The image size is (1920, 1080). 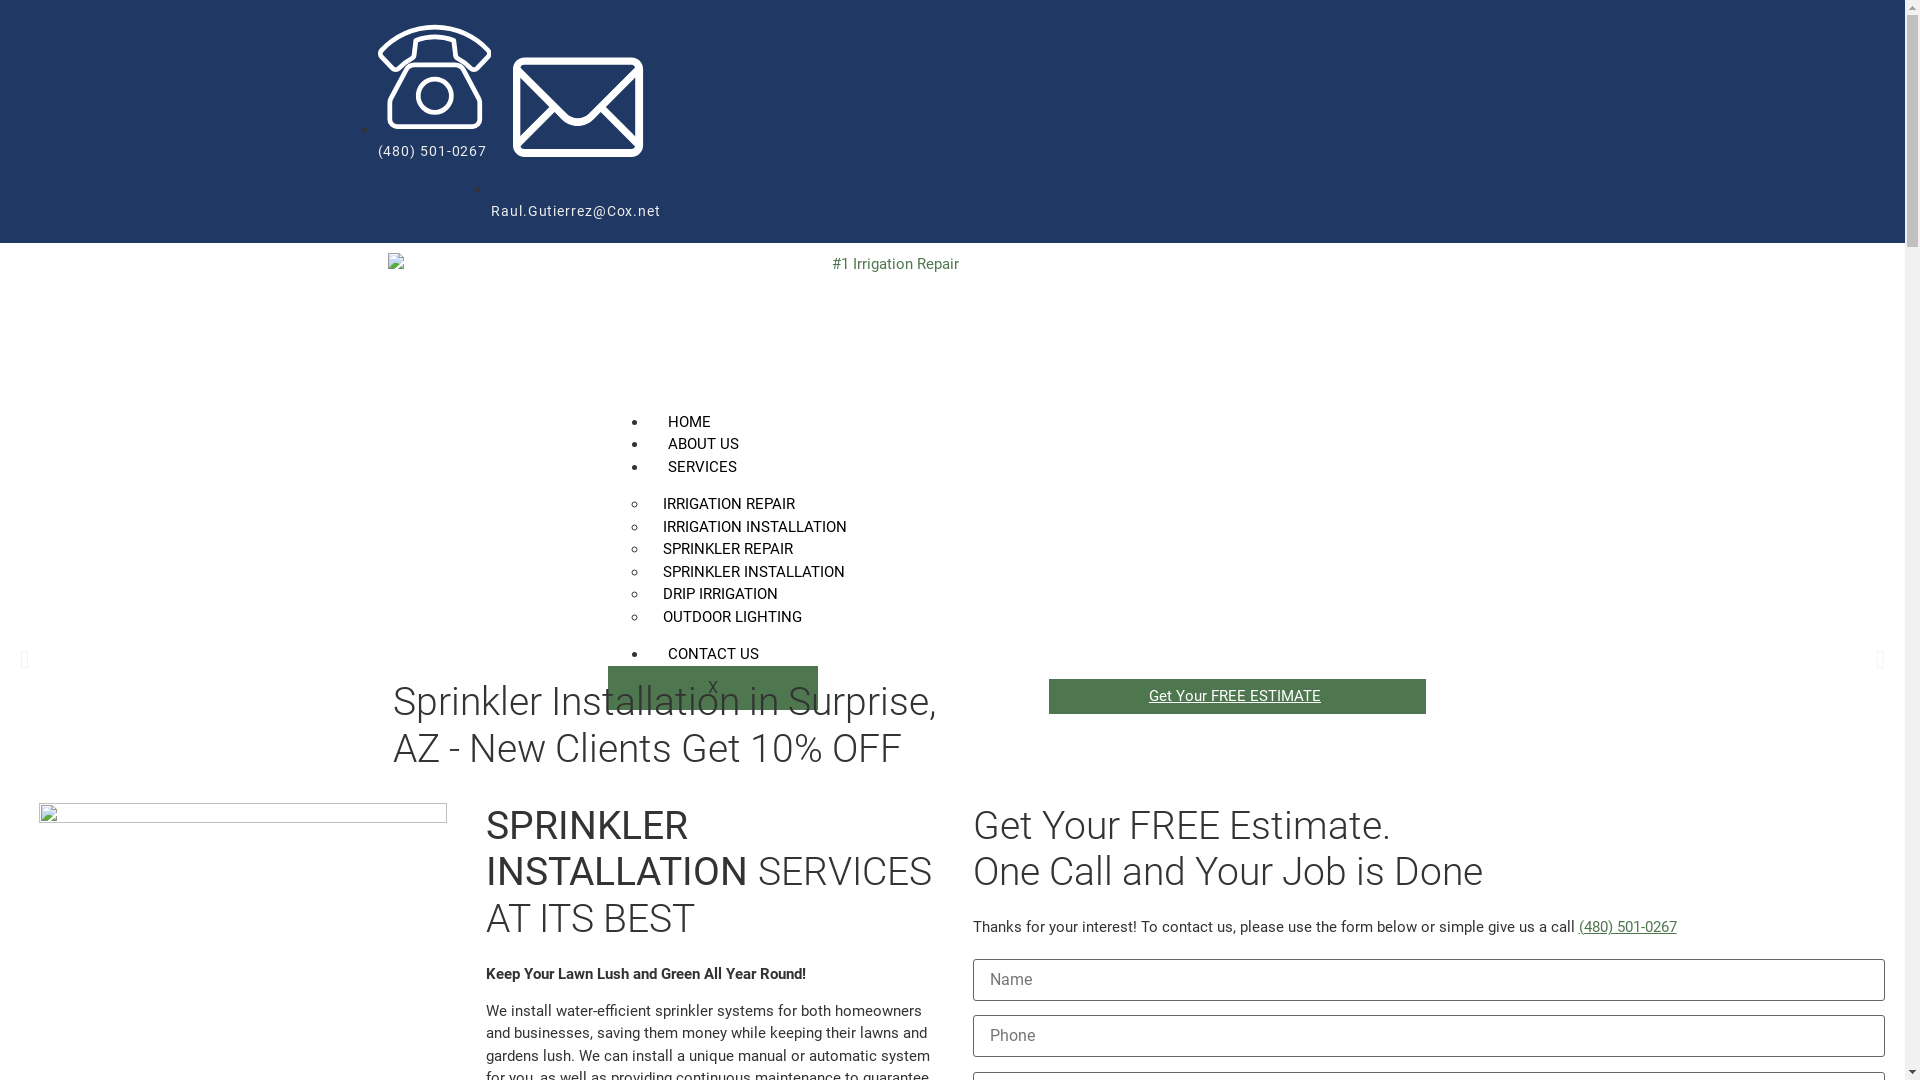 I want to click on 'OUTDOOR LIGHTING', so click(x=731, y=616).